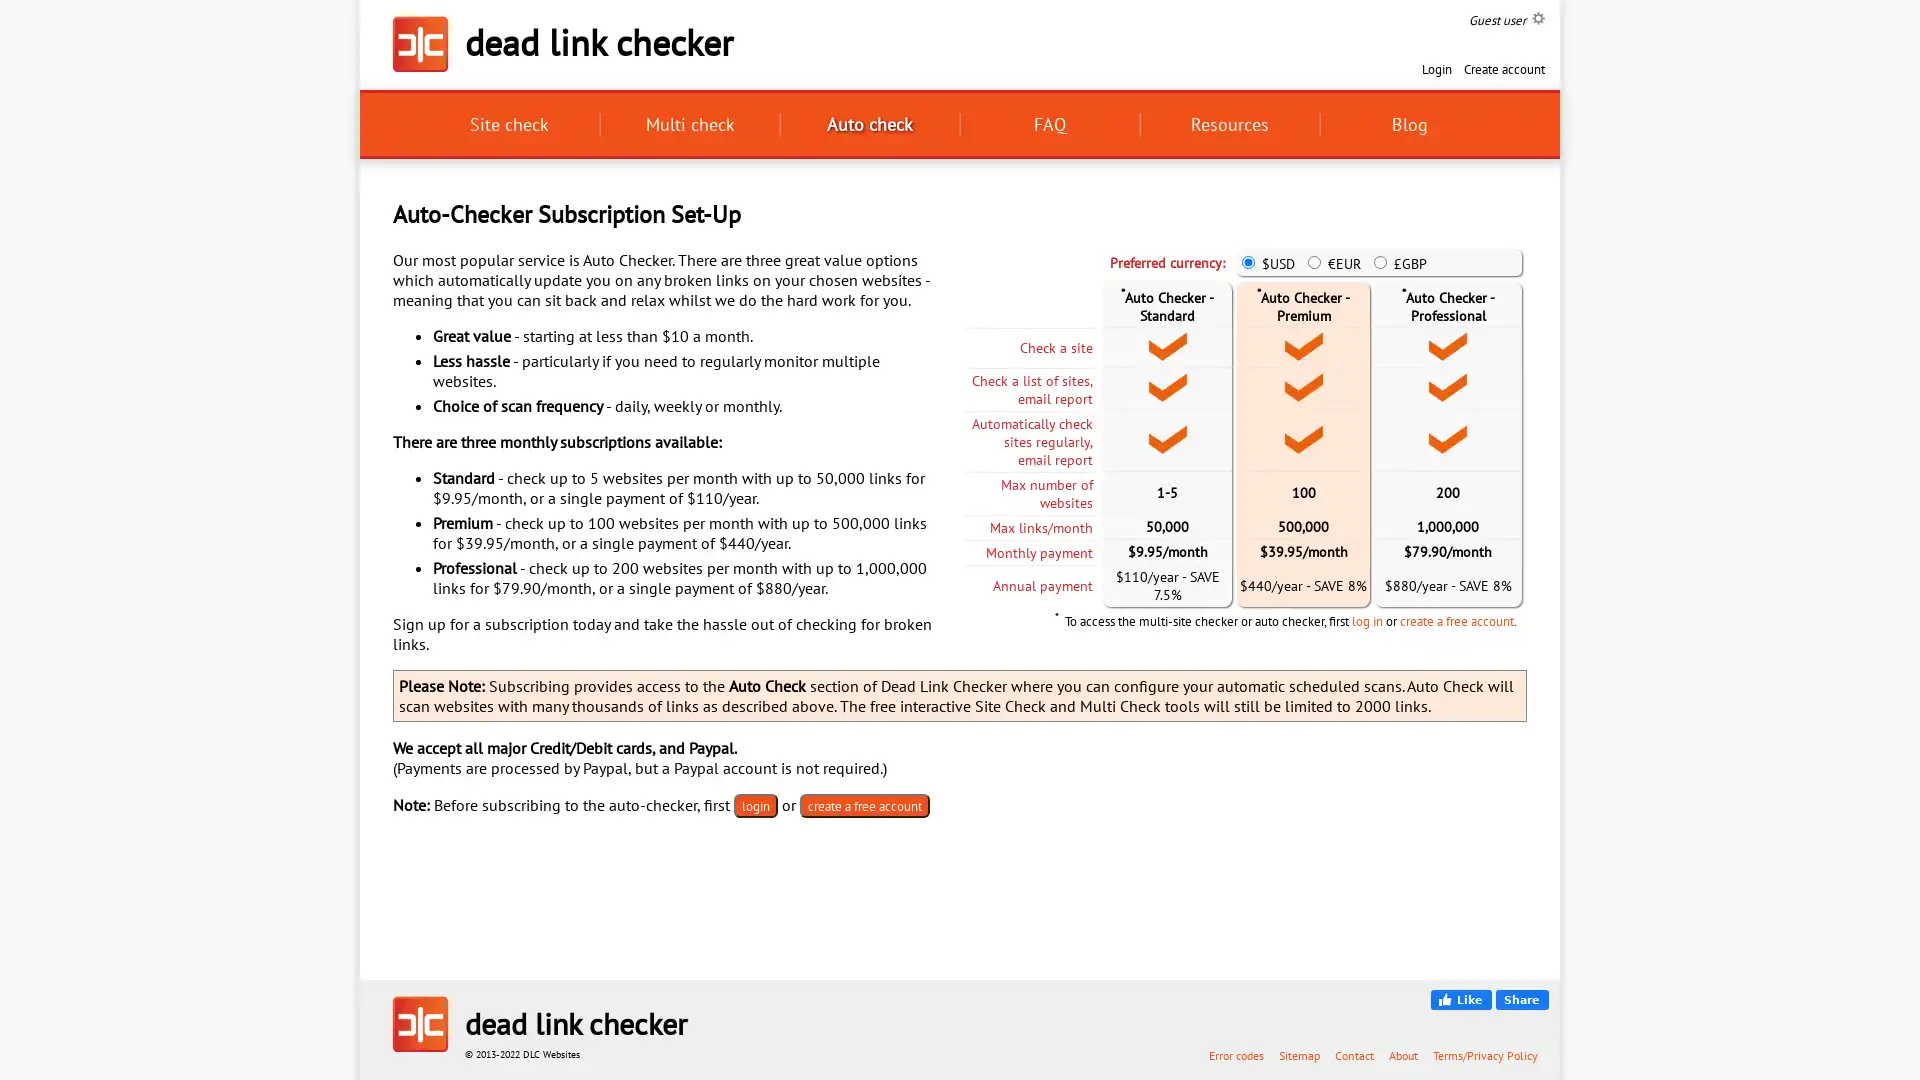  I want to click on create a free account, so click(864, 805).